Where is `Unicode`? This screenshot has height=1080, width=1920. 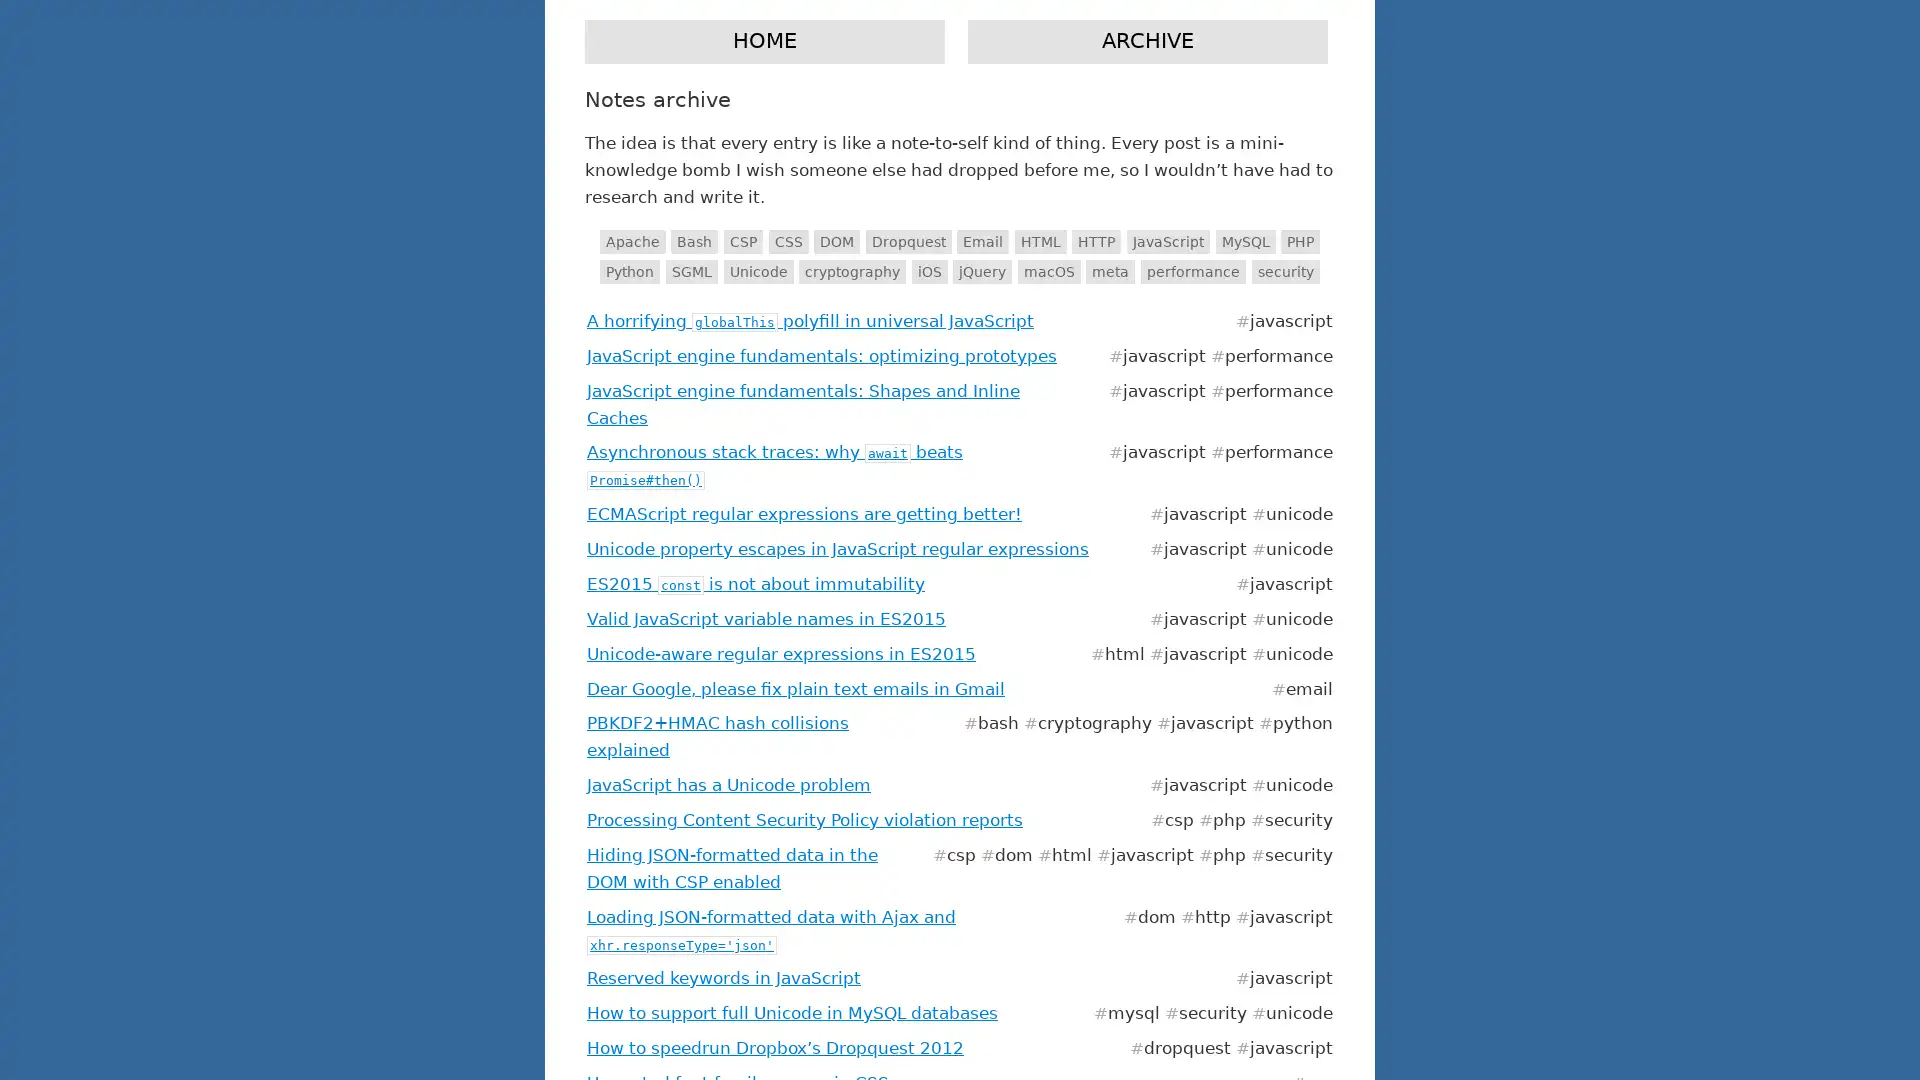 Unicode is located at coordinates (757, 271).